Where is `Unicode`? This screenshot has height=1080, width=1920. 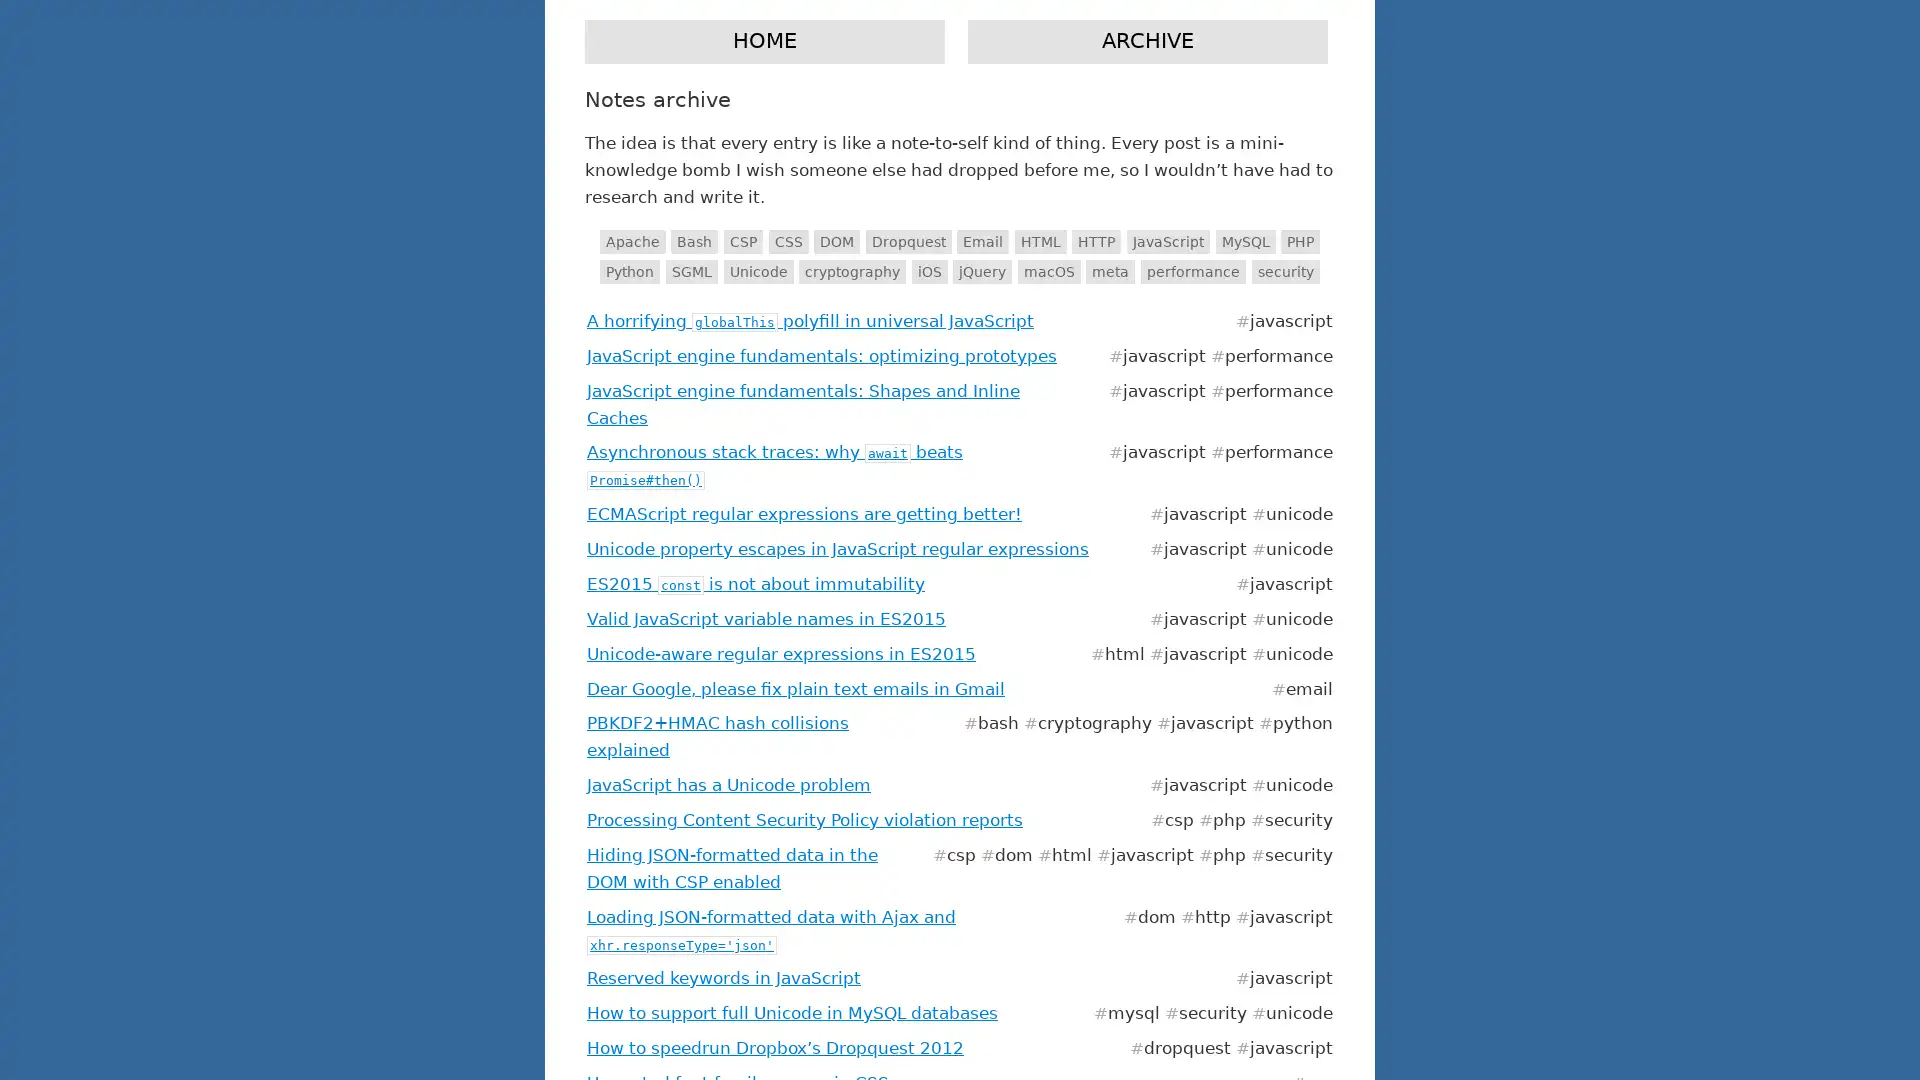 Unicode is located at coordinates (757, 271).